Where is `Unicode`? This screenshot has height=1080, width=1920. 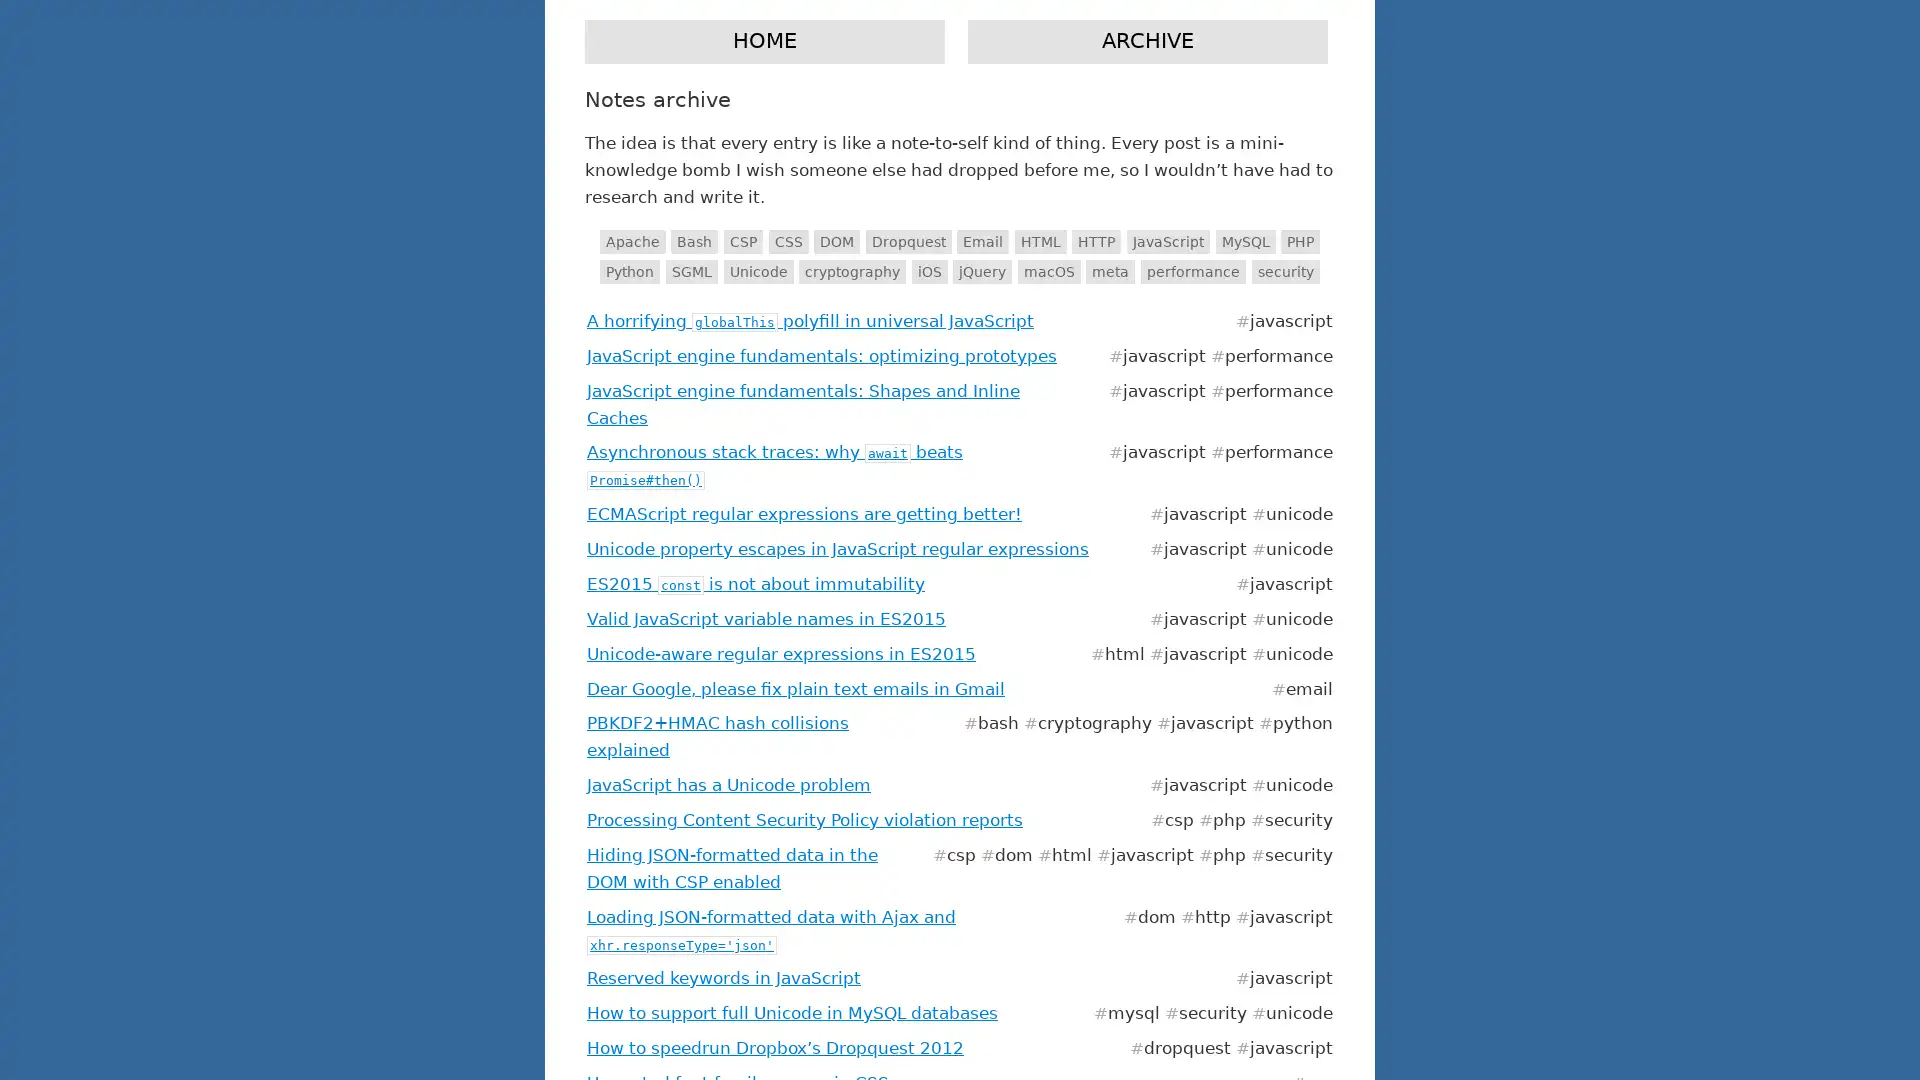 Unicode is located at coordinates (757, 271).